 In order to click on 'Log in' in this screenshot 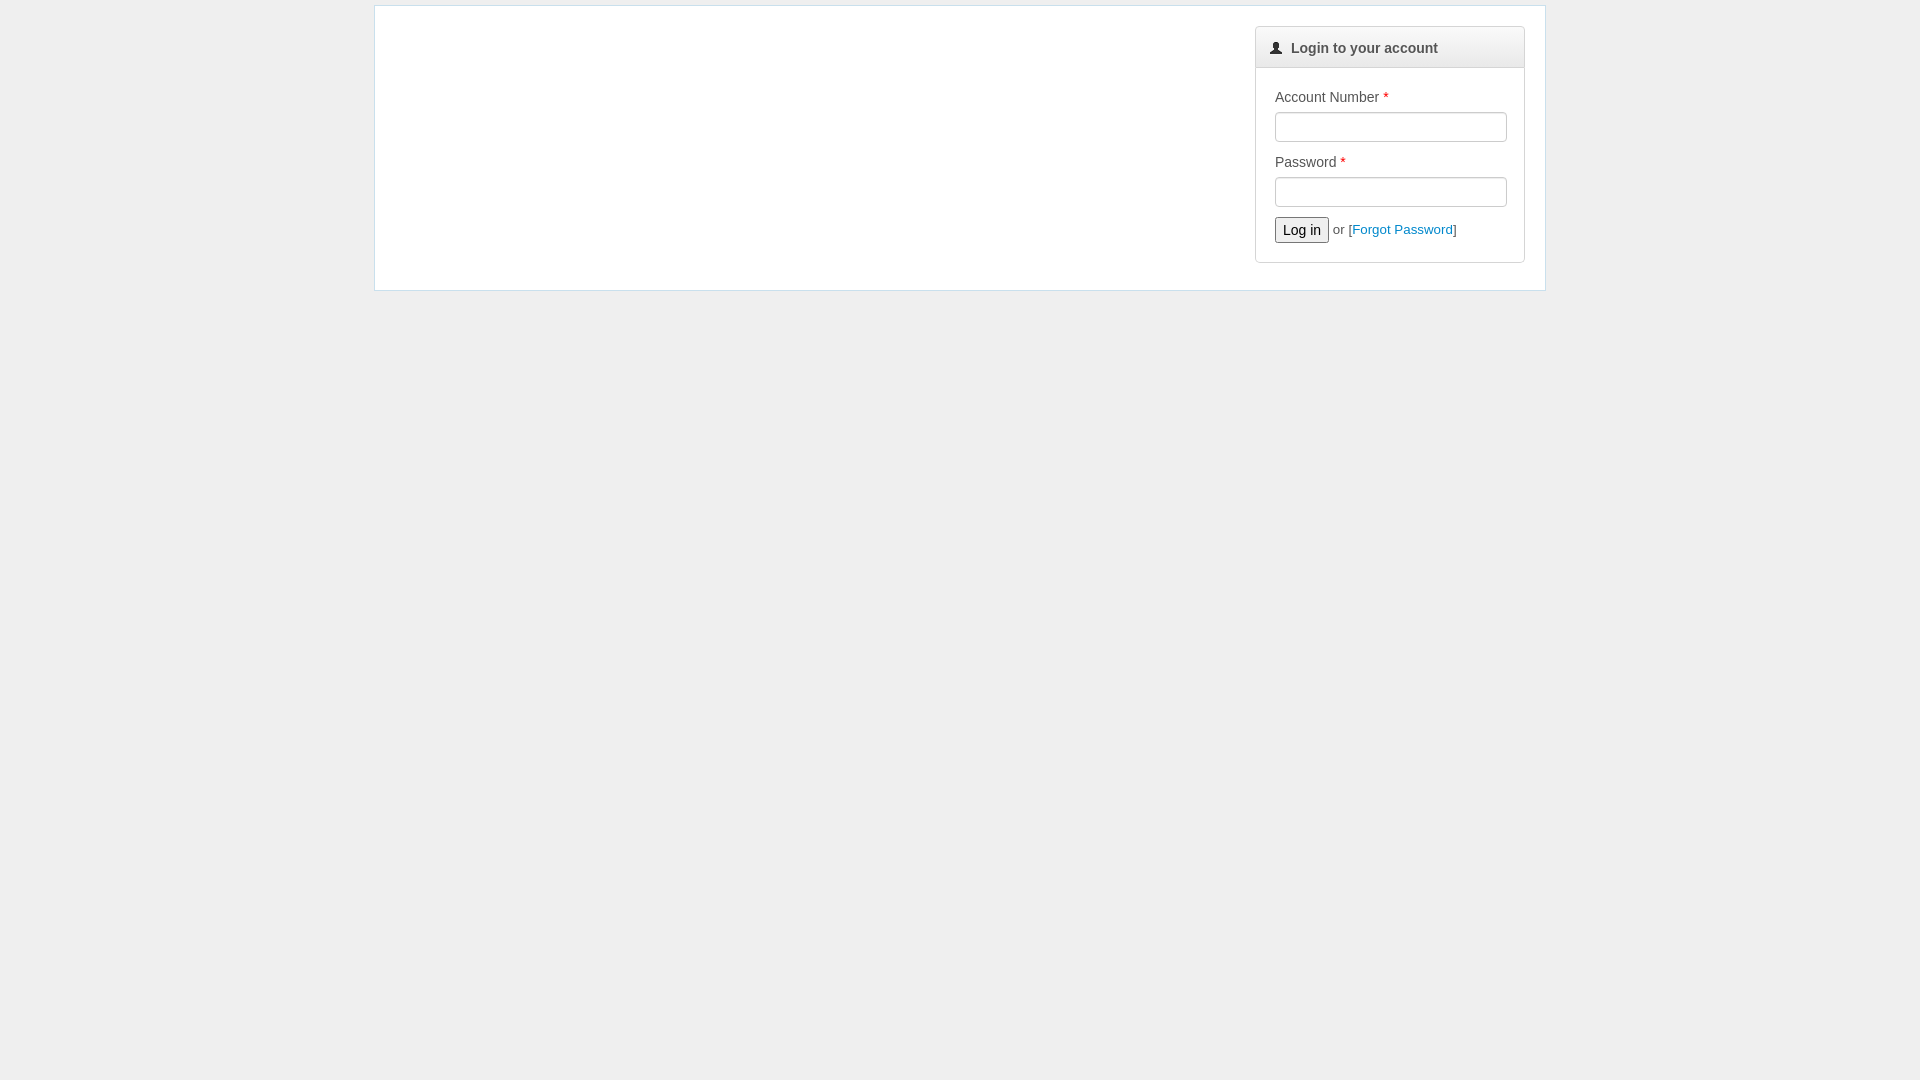, I will do `click(1301, 229)`.